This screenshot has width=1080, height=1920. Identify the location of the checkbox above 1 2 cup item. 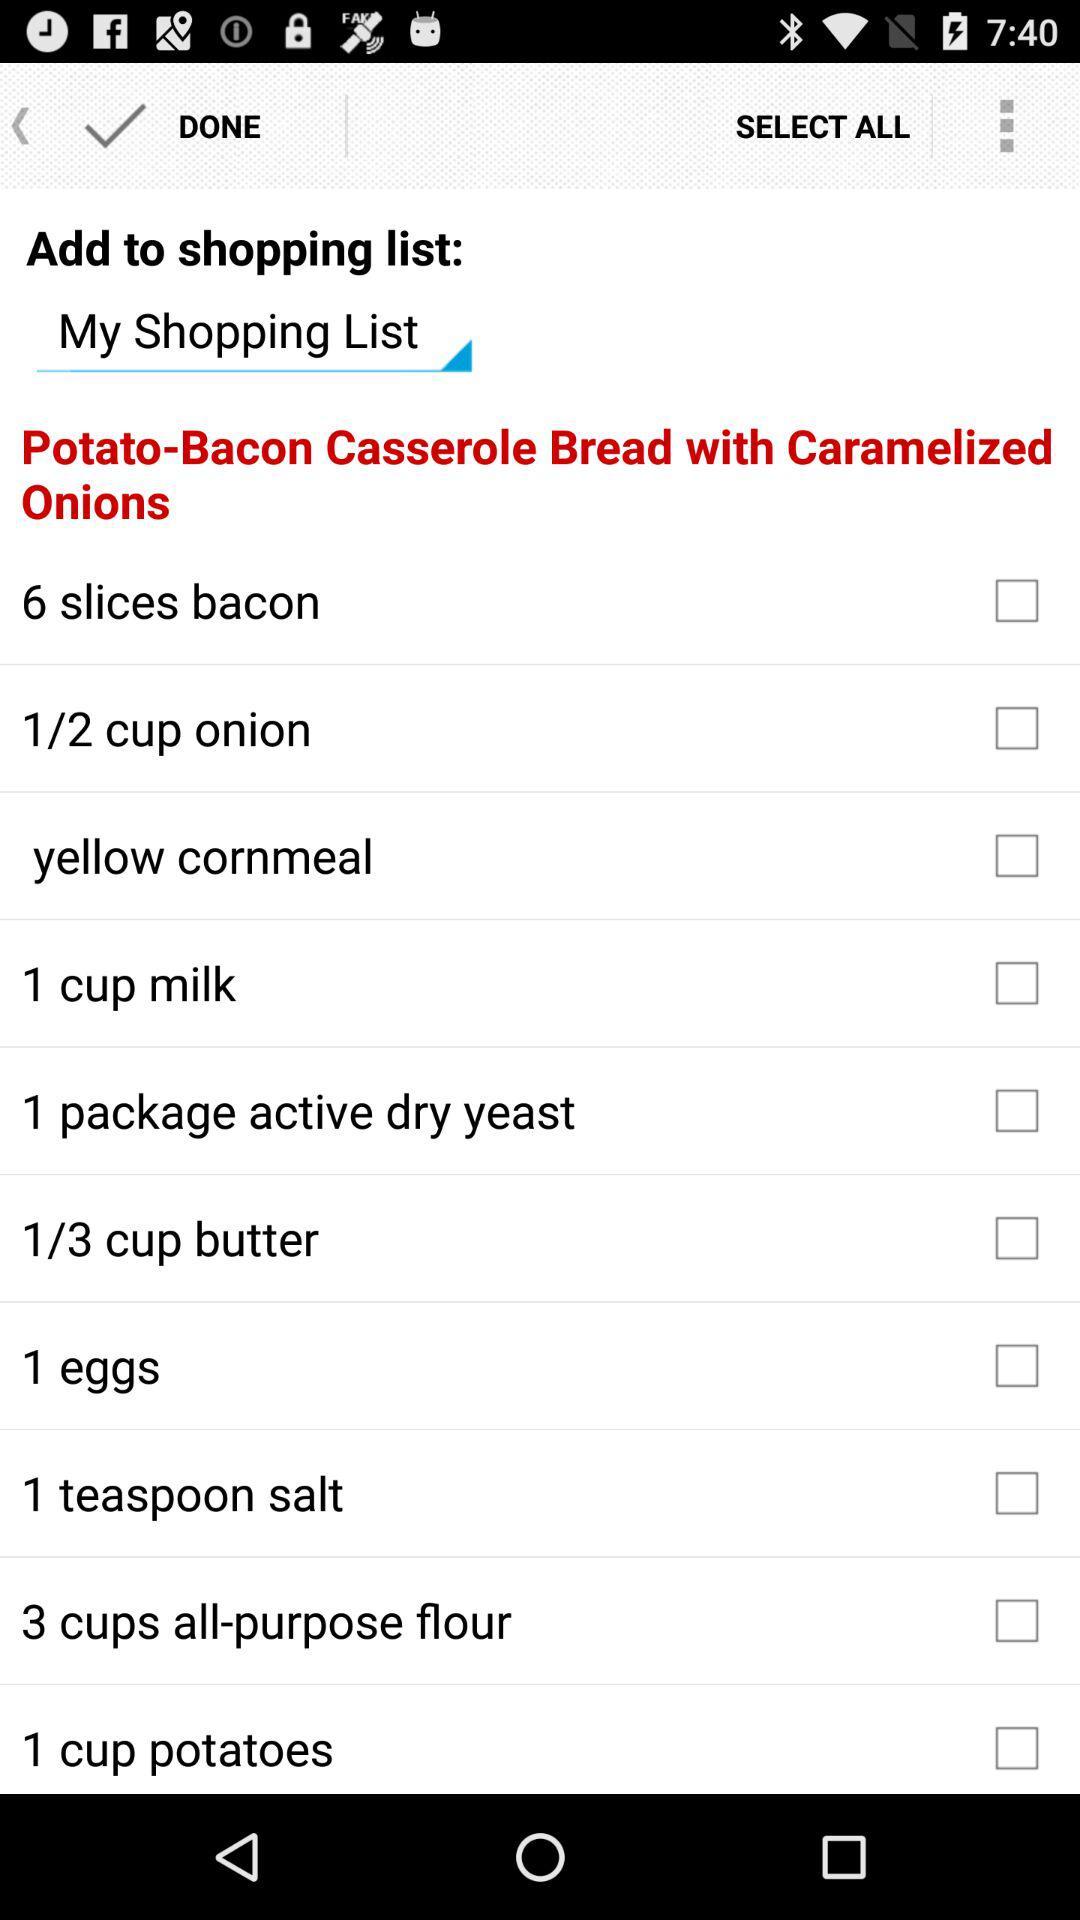
(540, 599).